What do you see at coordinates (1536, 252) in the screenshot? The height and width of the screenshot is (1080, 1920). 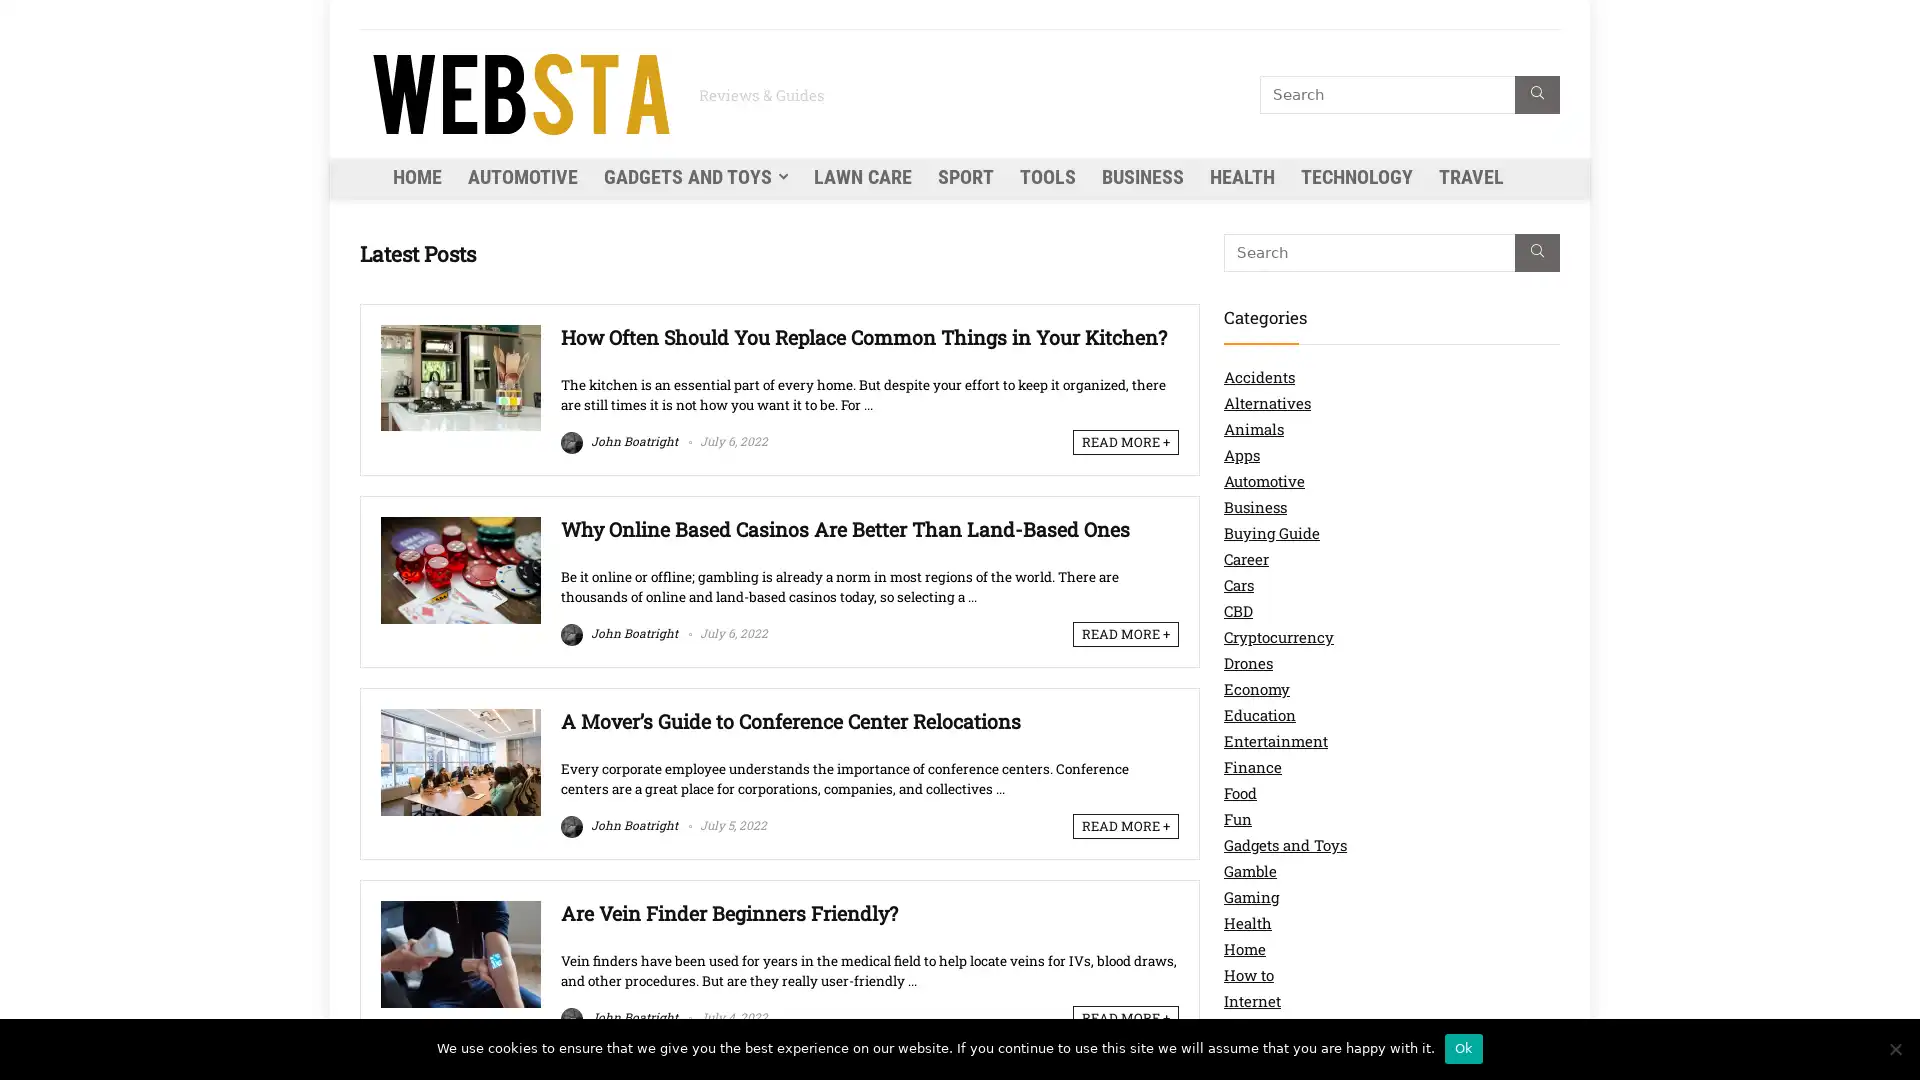 I see `Search` at bounding box center [1536, 252].